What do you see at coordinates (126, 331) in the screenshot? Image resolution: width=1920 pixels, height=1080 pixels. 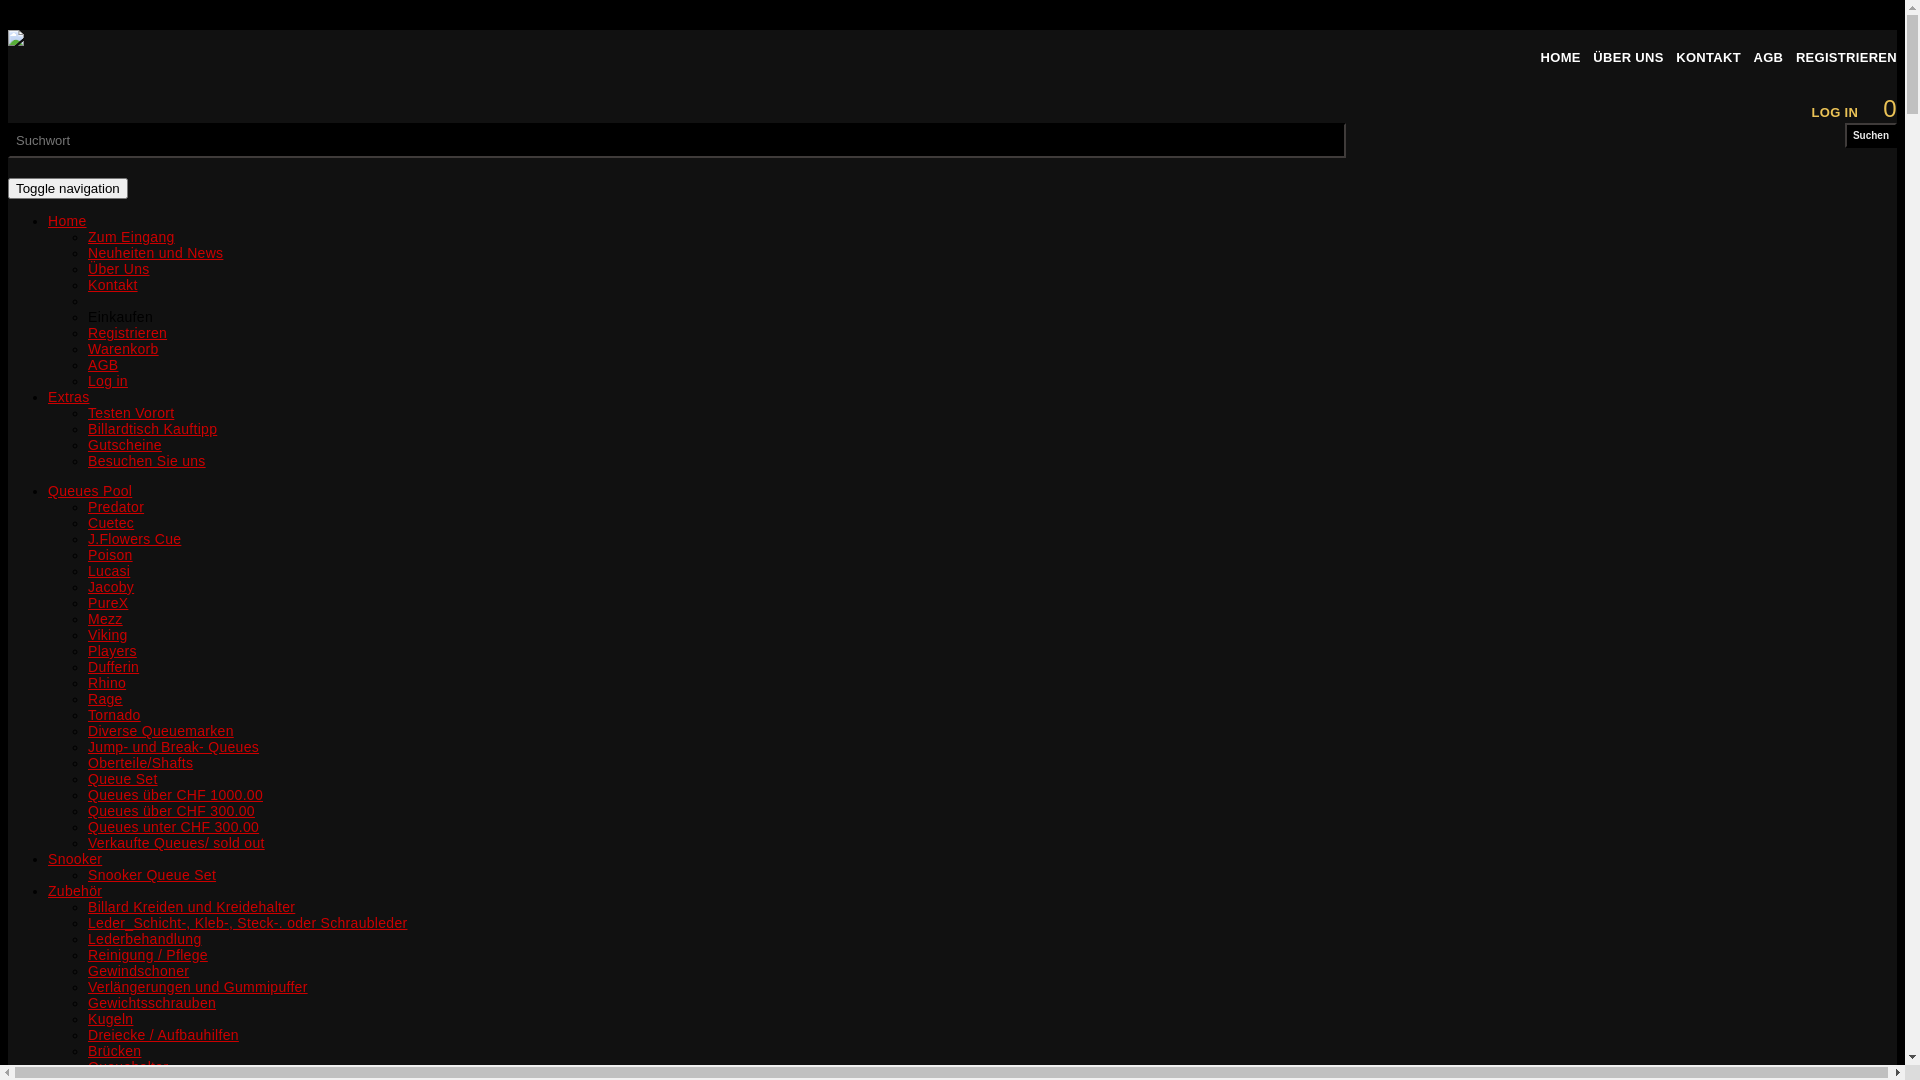 I see `'Registrieren'` at bounding box center [126, 331].